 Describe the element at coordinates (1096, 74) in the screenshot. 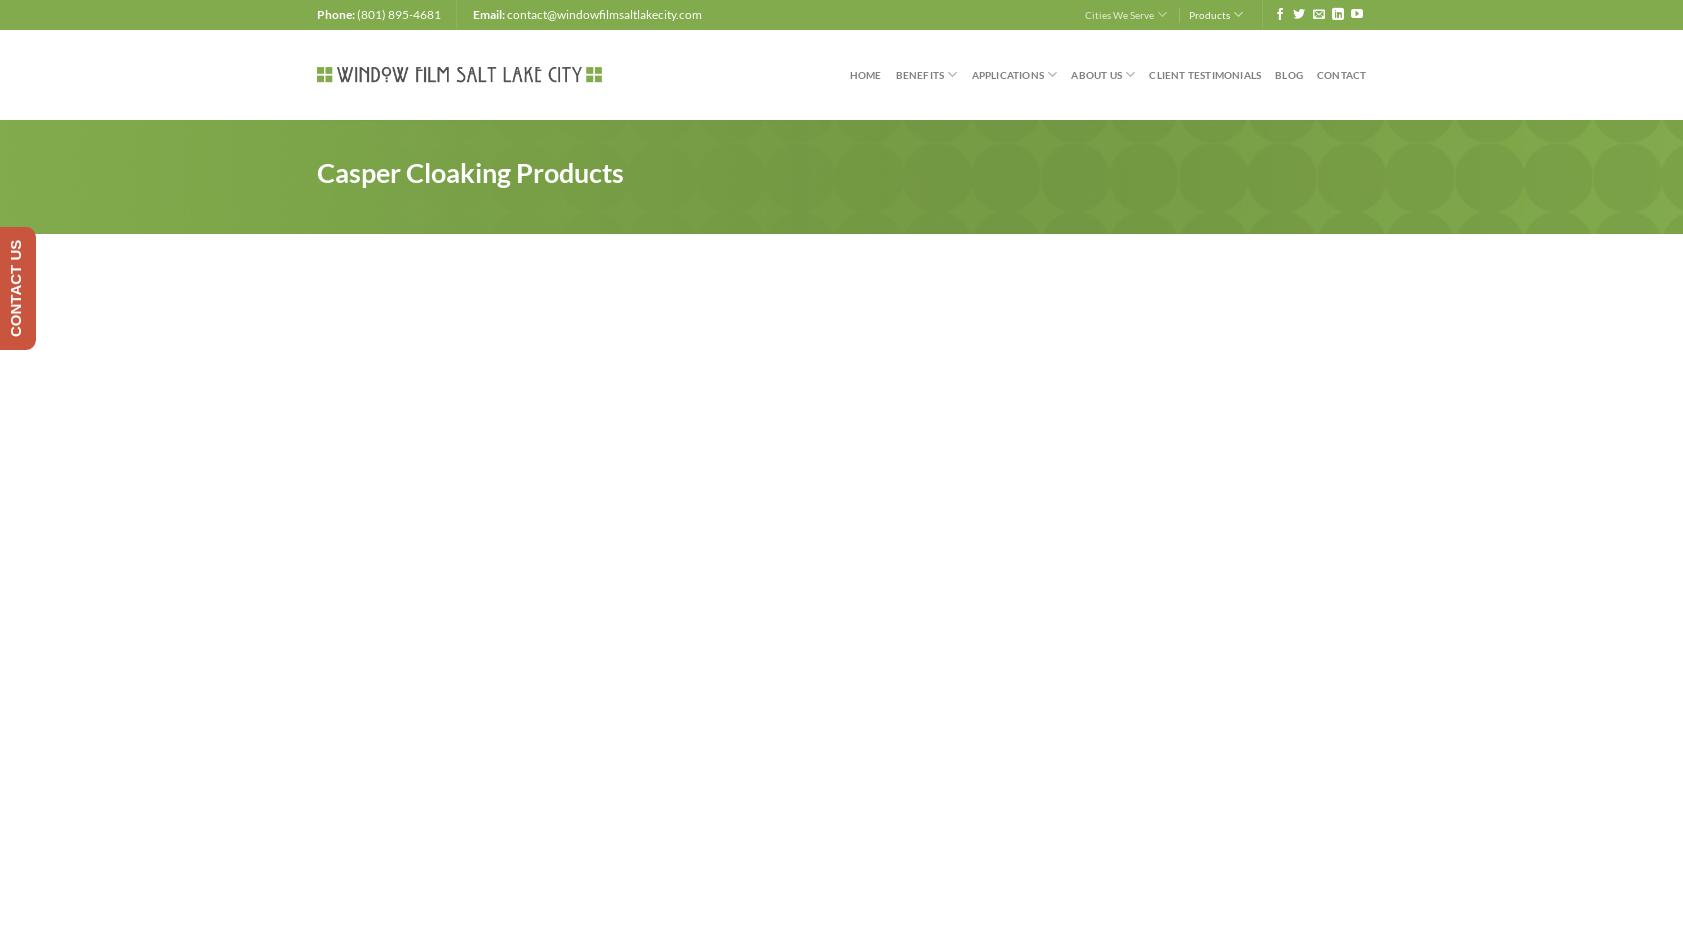

I see `'About Us'` at that location.